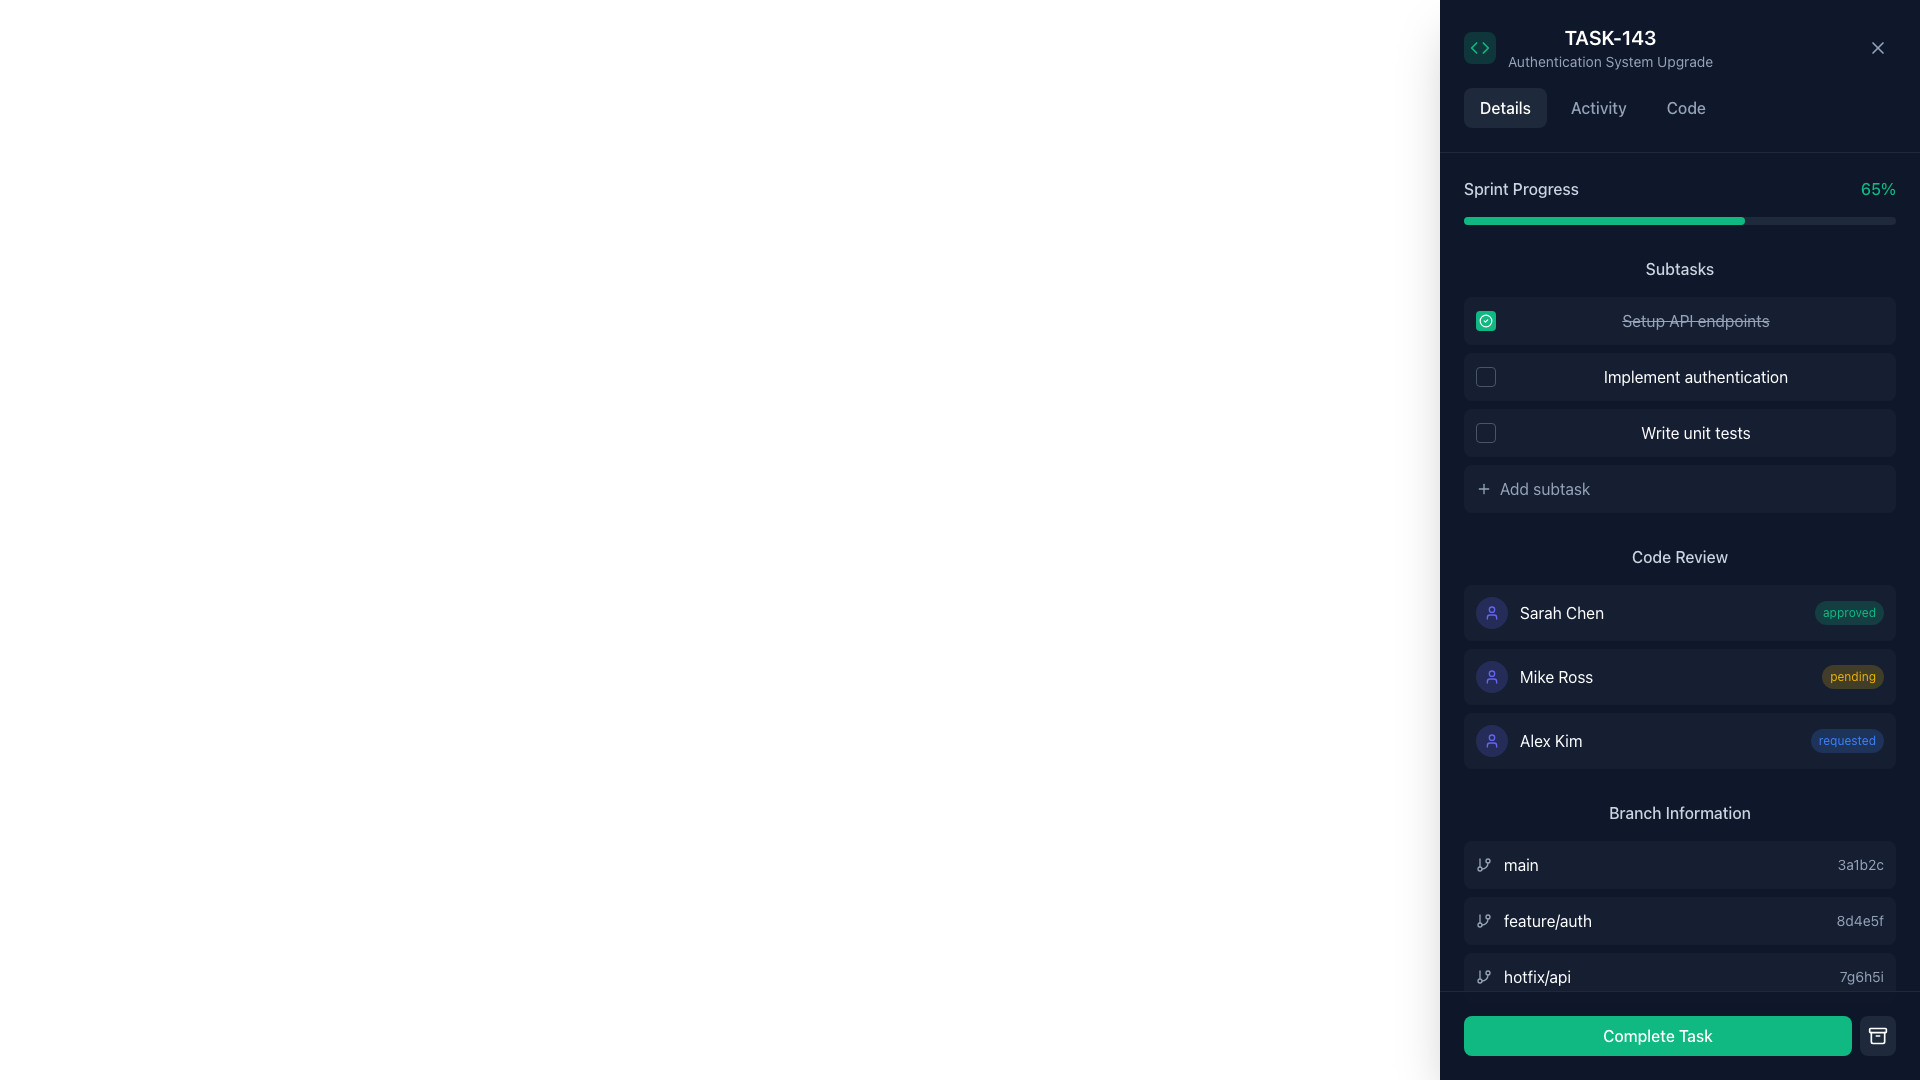  Describe the element at coordinates (1483, 489) in the screenshot. I see `the plus icon located on the left side of the 'Add subtask' button` at that location.